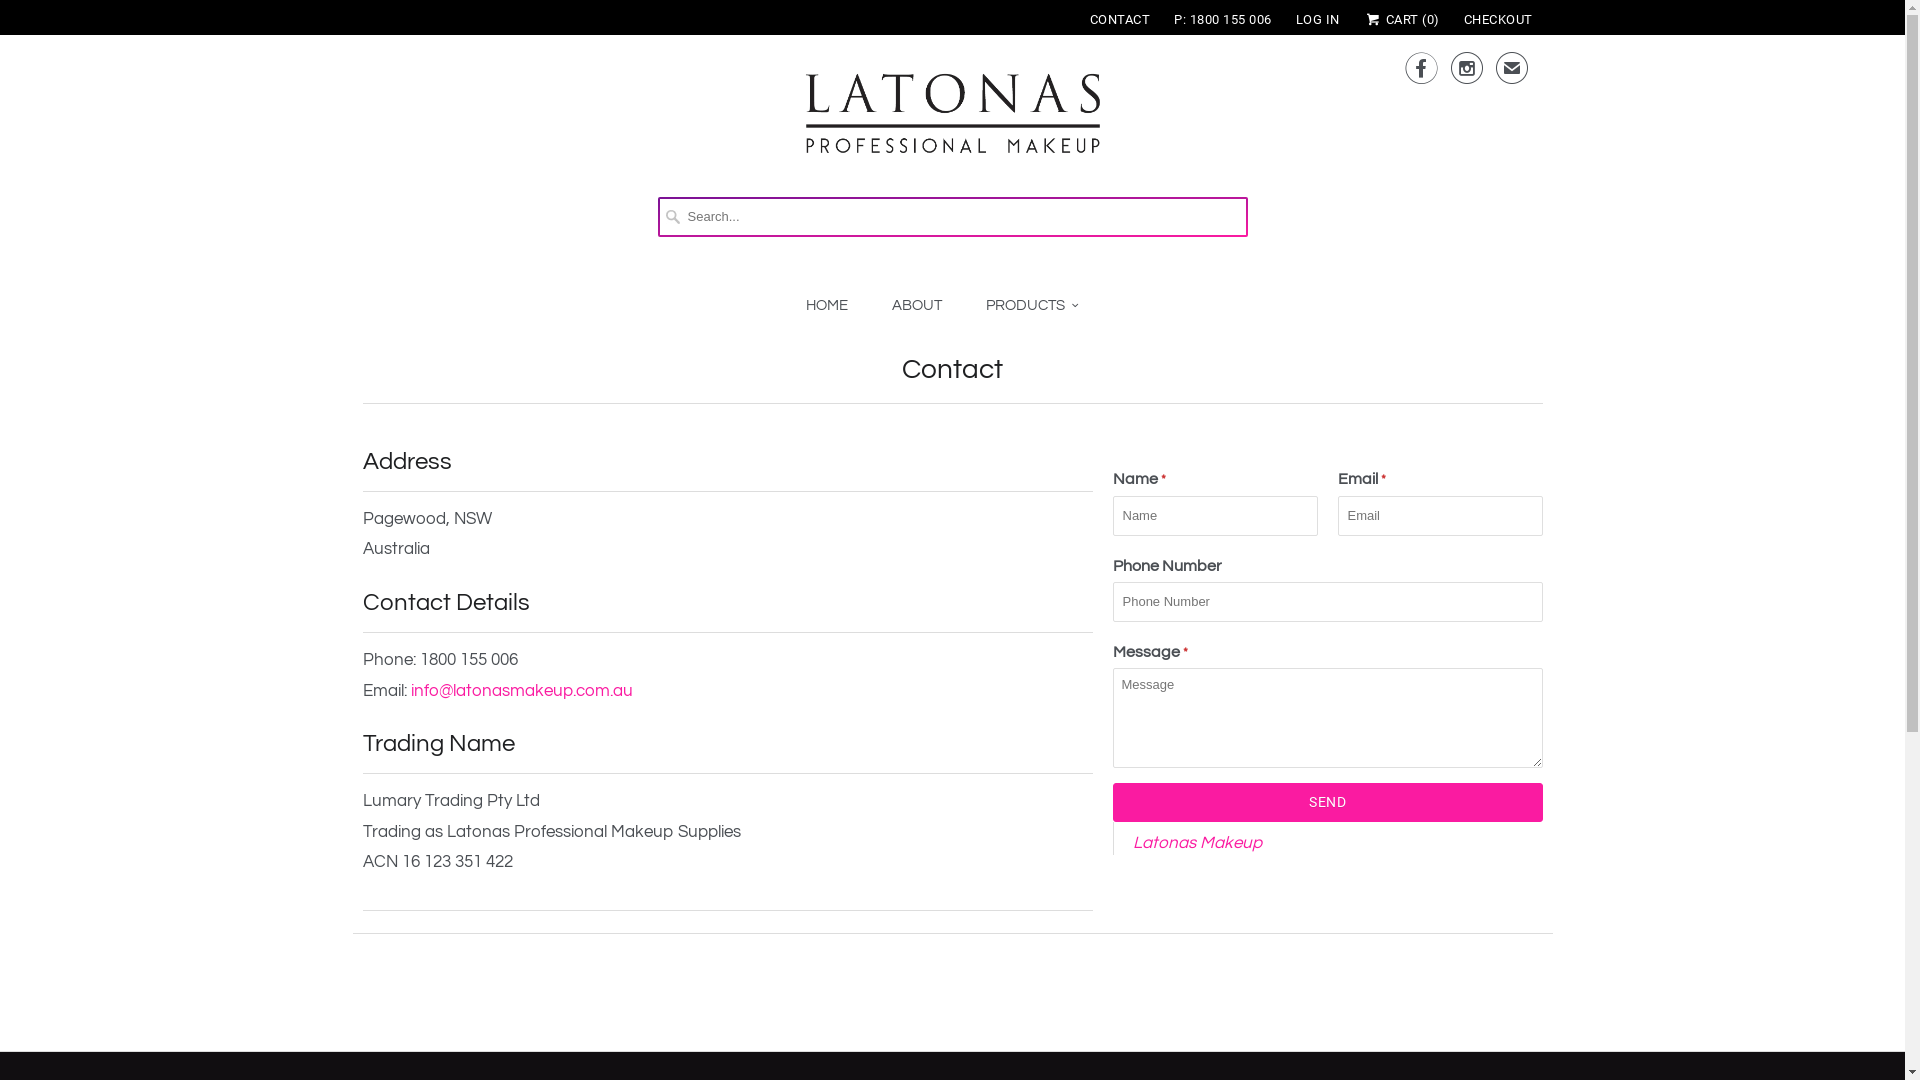 This screenshot has height=1080, width=1920. I want to click on 'info@latonasmakeup.com.au', so click(408, 689).